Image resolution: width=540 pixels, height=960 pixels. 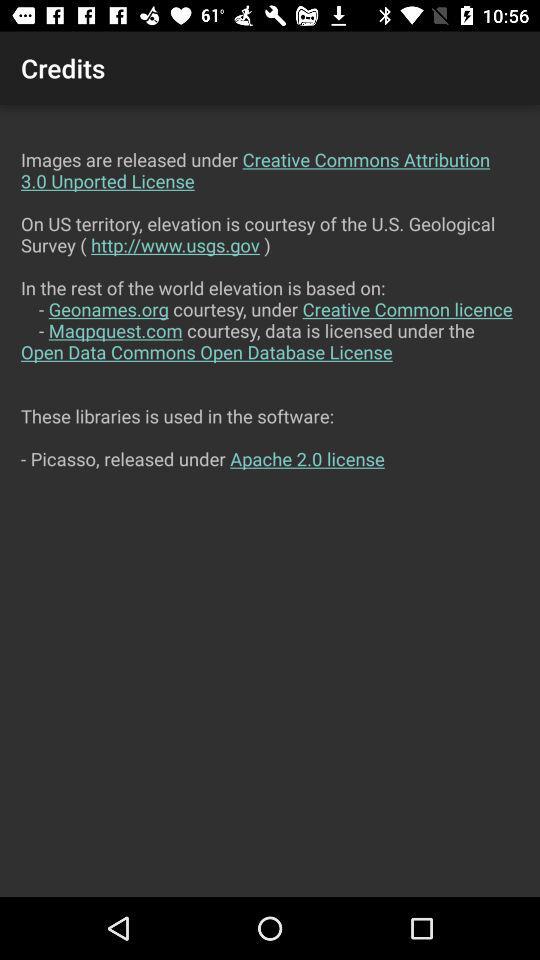 I want to click on icon below the credits app, so click(x=270, y=500).